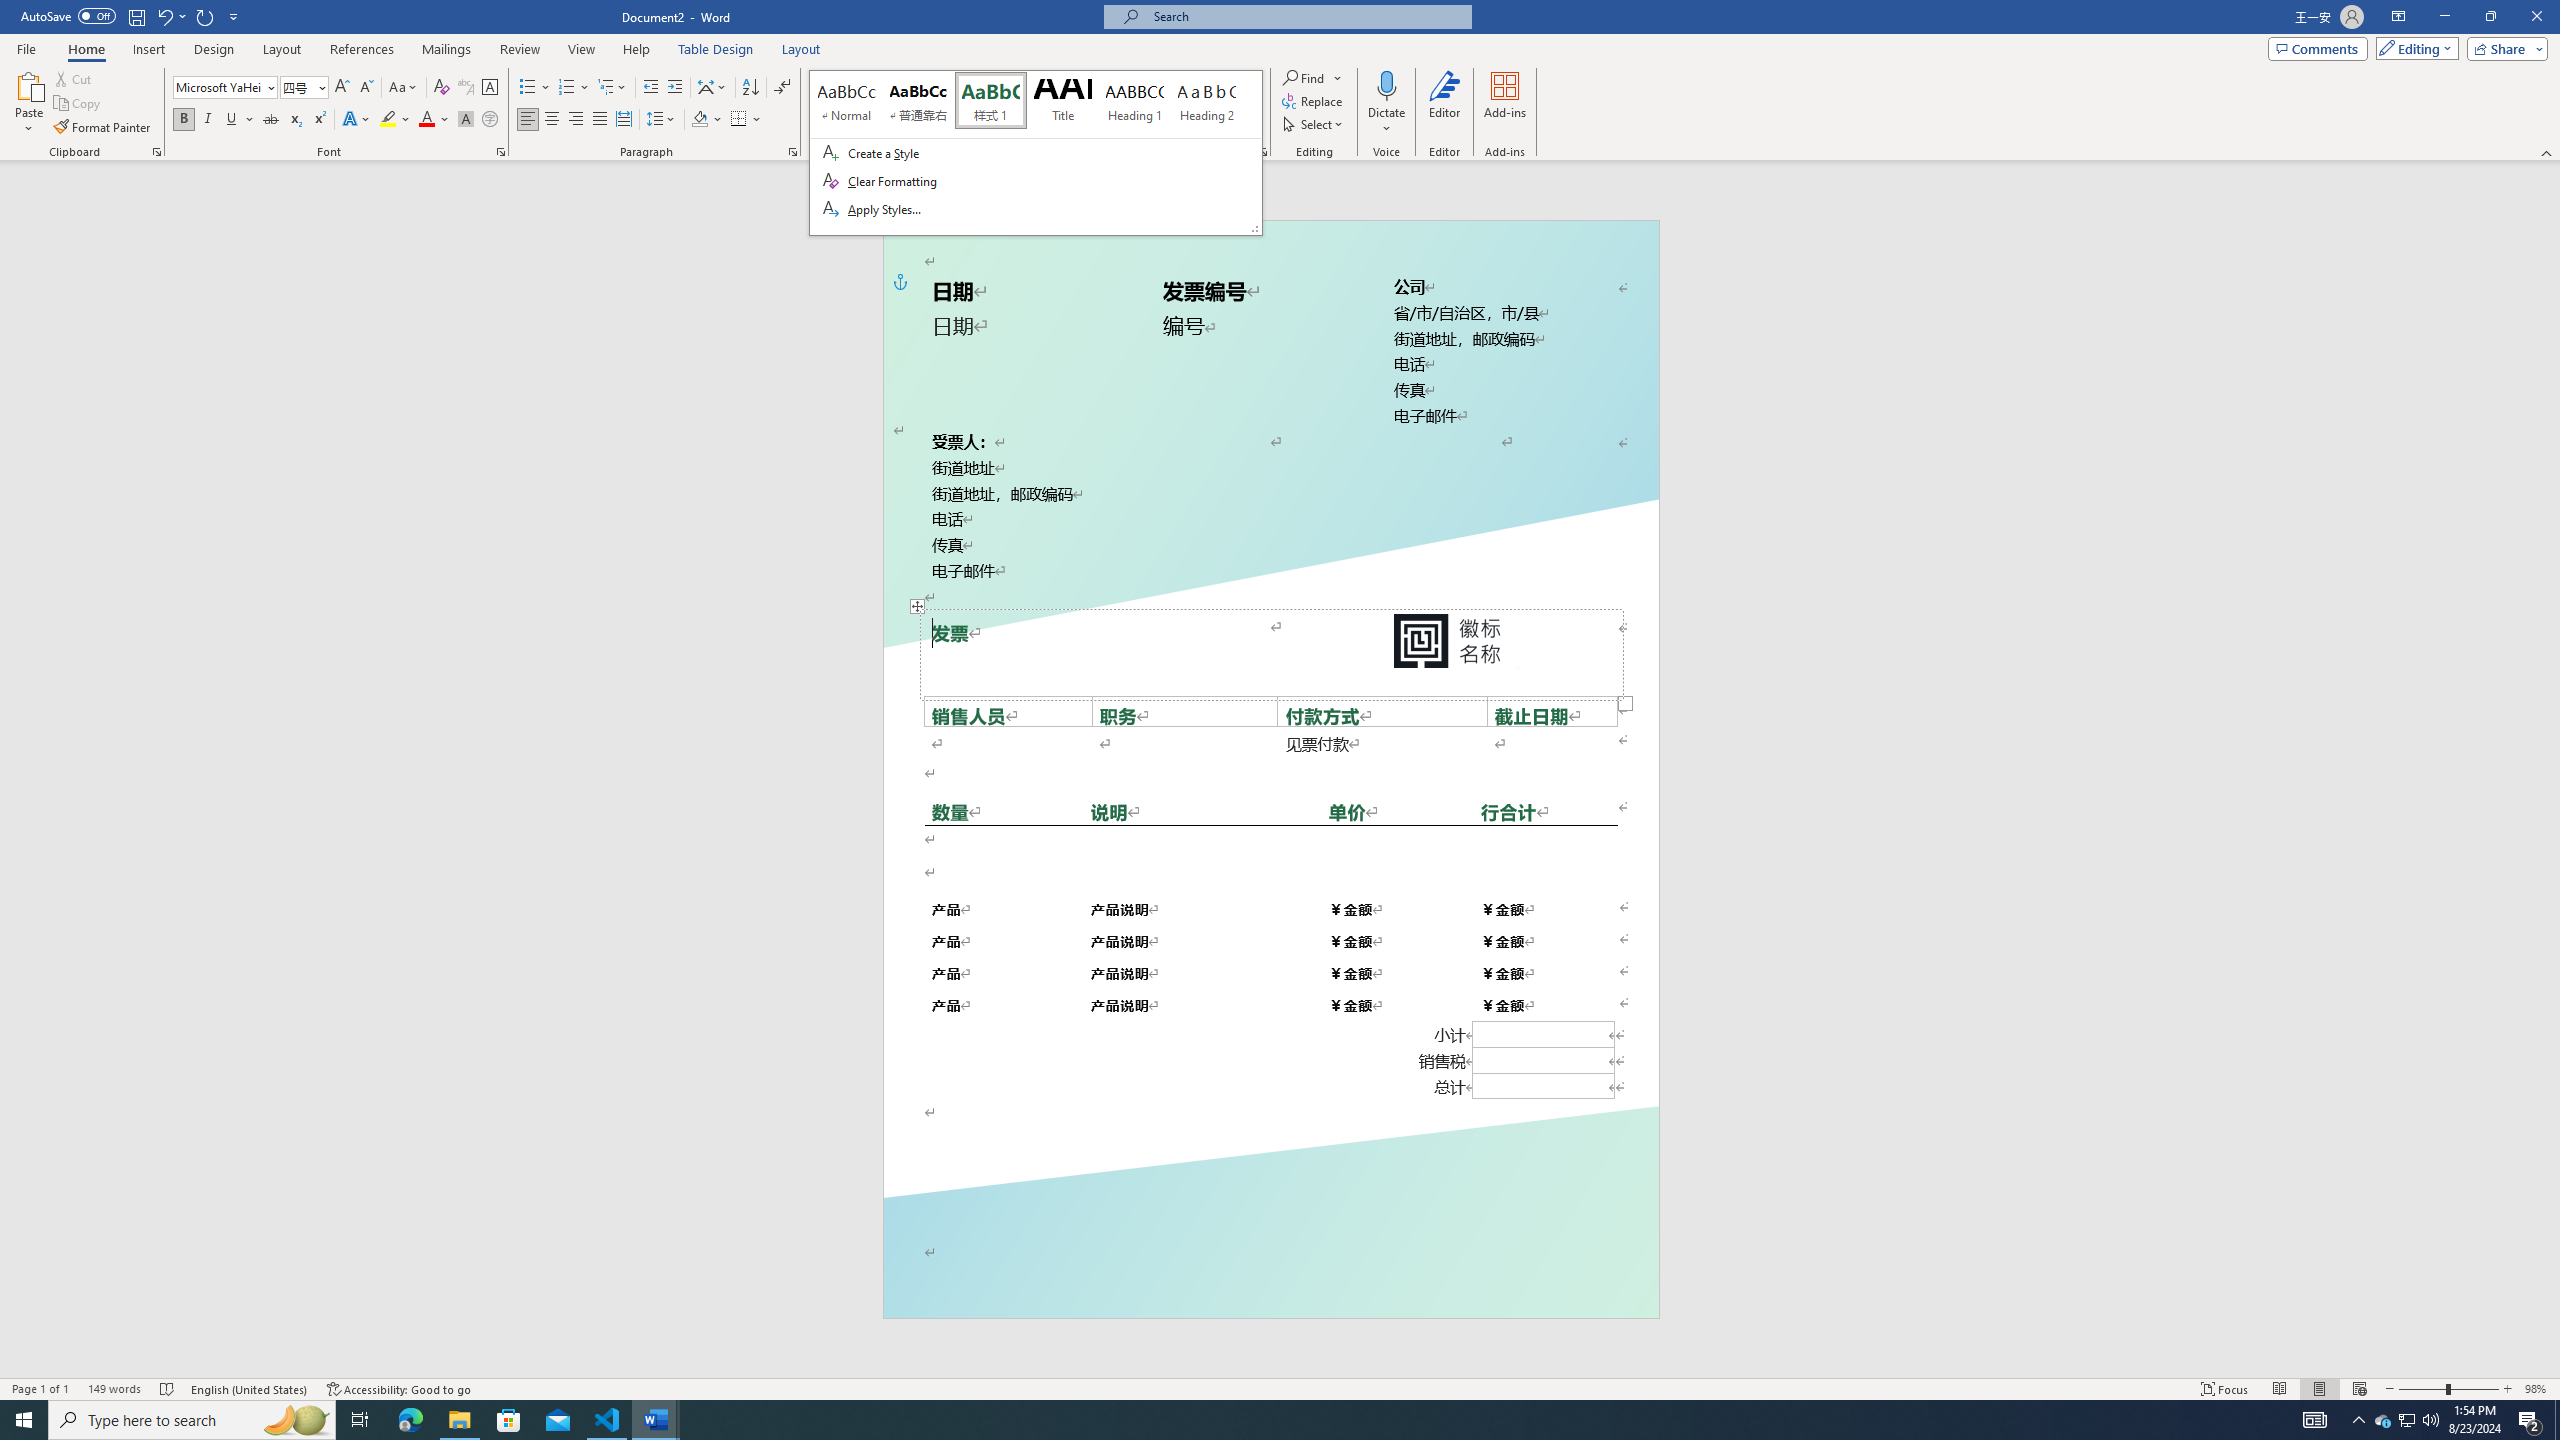  I want to click on 'Word - 2 running windows', so click(656, 1418).